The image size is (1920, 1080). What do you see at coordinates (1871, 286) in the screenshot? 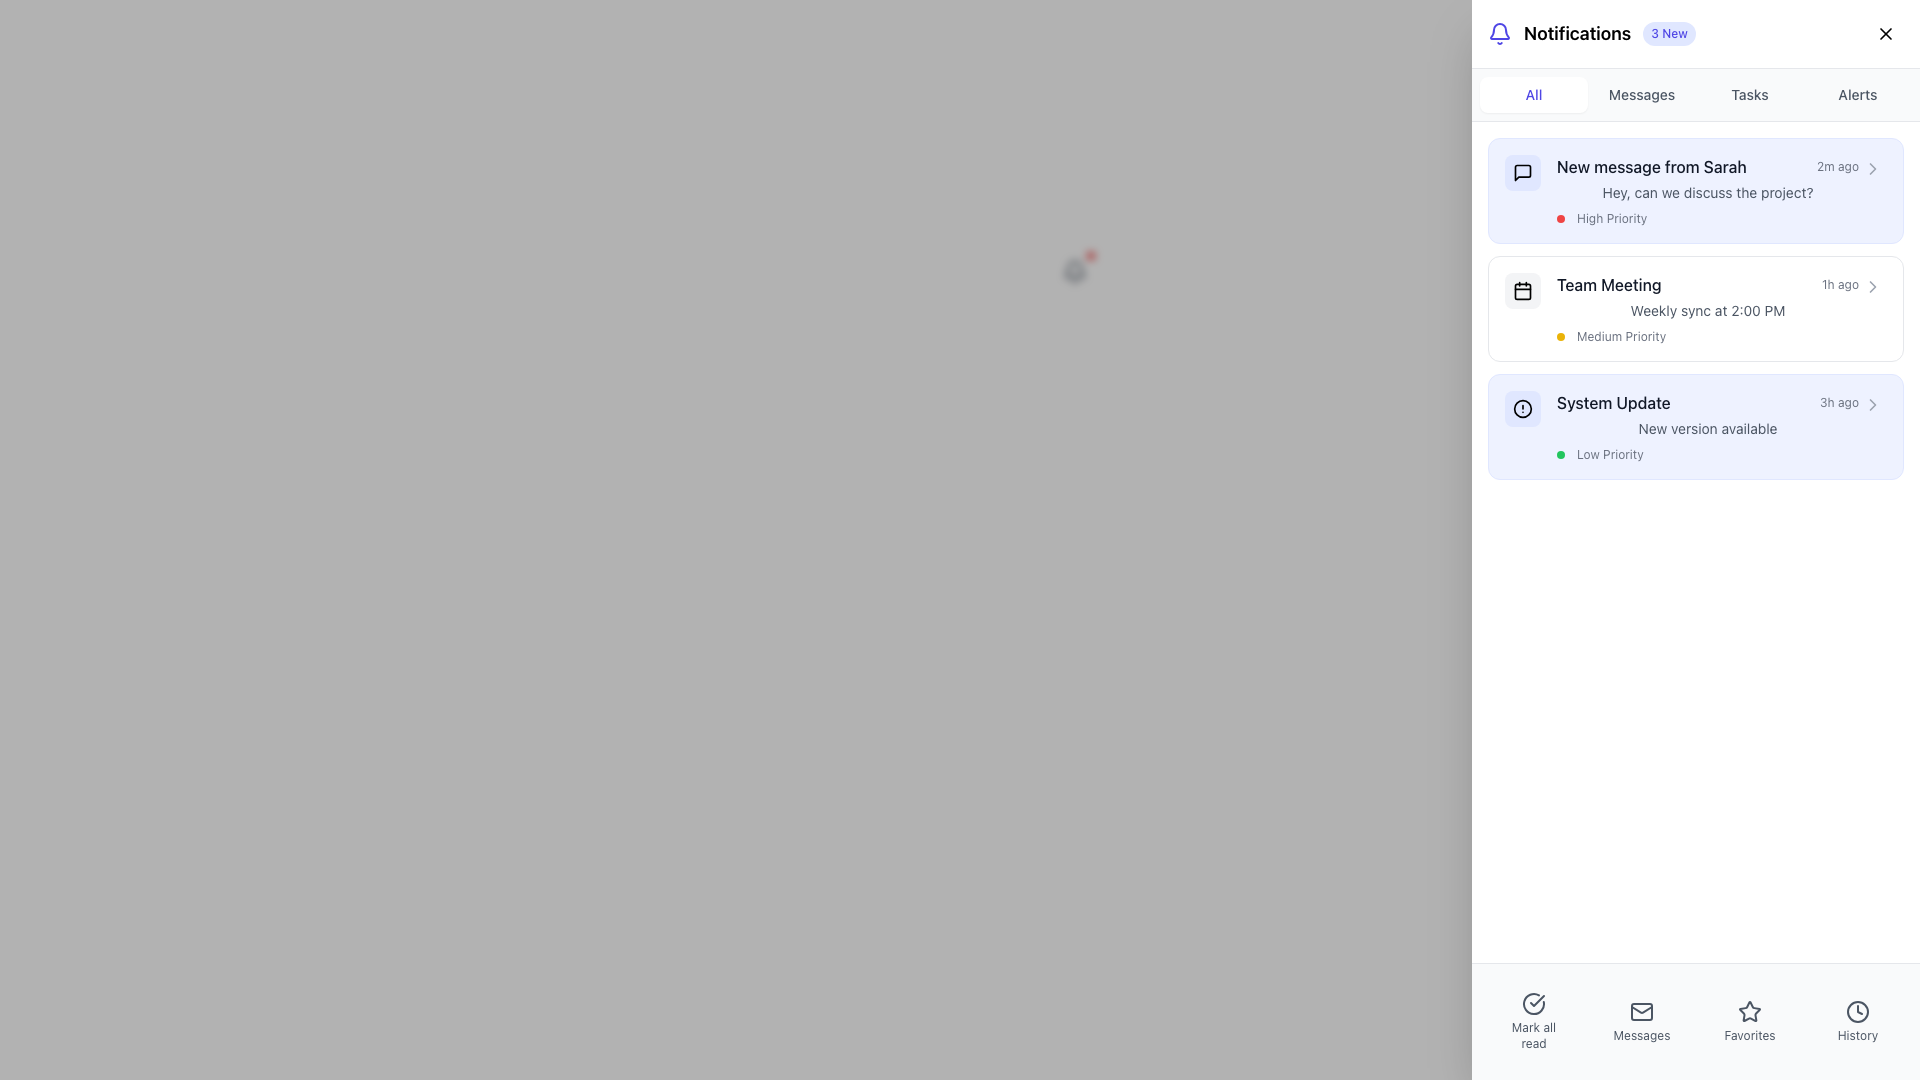
I see `the navigation button located at the far-right edge of the 'Team Meeting' notification` at bounding box center [1871, 286].